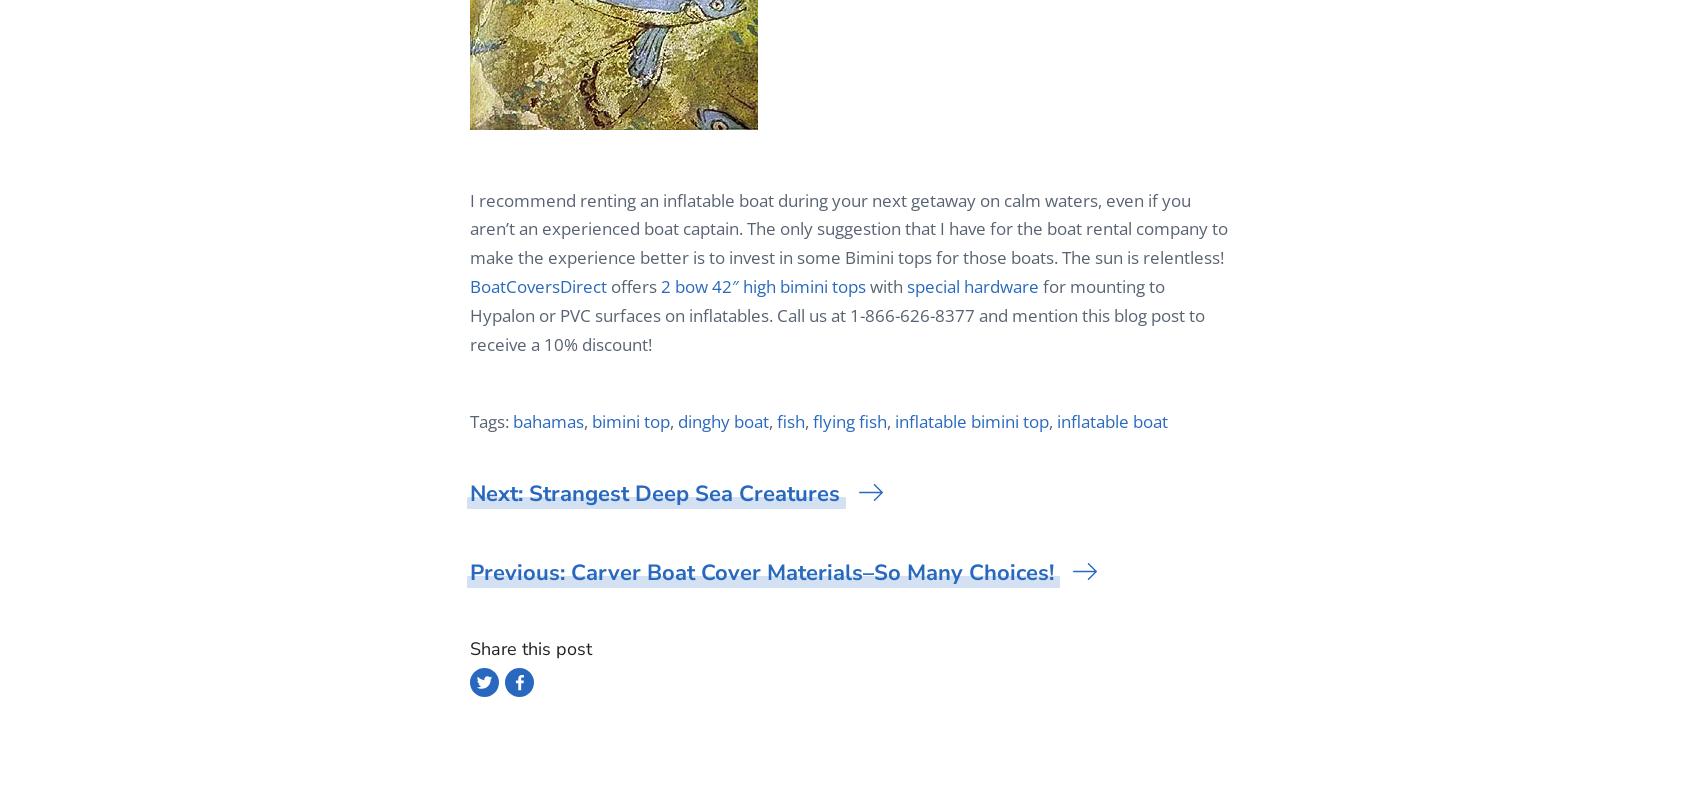 This screenshot has width=1700, height=812. What do you see at coordinates (470, 315) in the screenshot?
I see `'for mounting to Hypalon or PVC surfaces on inflatables. Call us at 1-866-626-8377 and mention this blog post to receive a 10% discount!'` at bounding box center [470, 315].